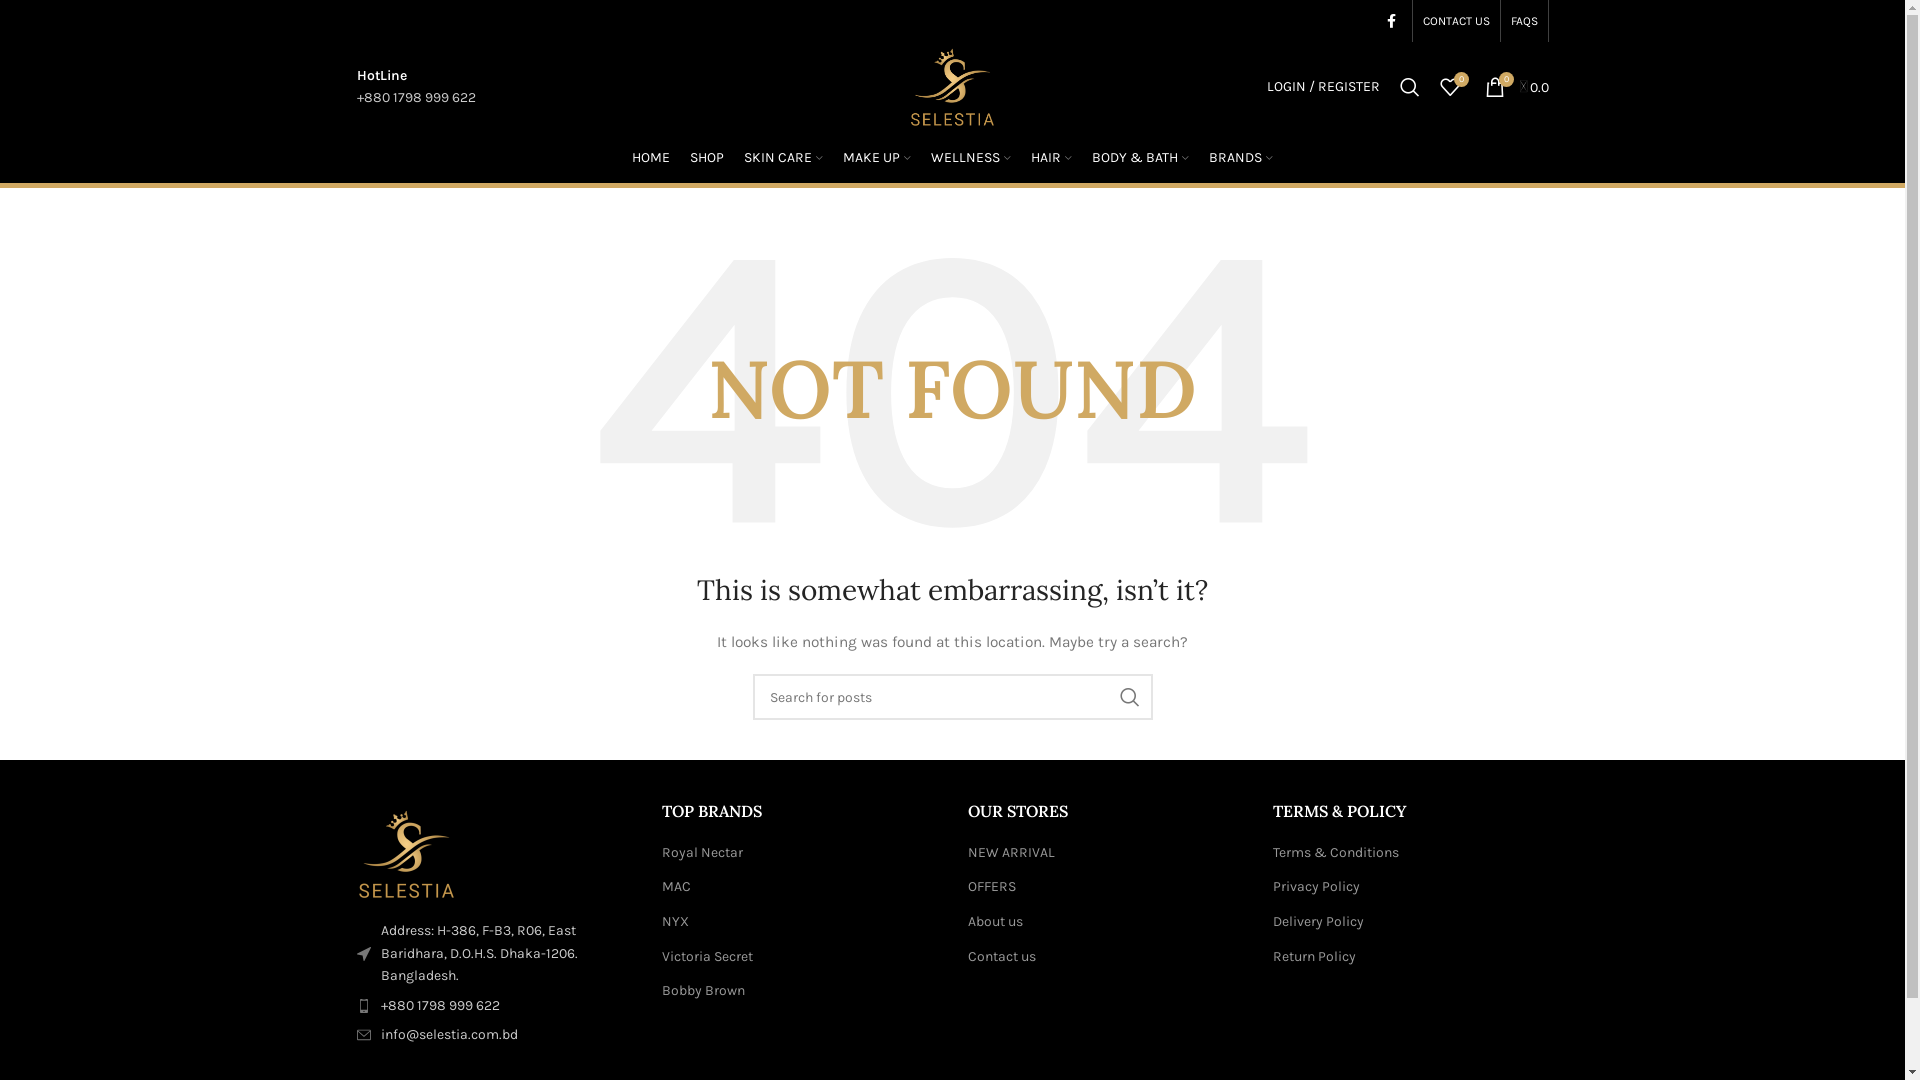 This screenshot has width=1920, height=1080. What do you see at coordinates (1315, 955) in the screenshot?
I see `'Return Policy'` at bounding box center [1315, 955].